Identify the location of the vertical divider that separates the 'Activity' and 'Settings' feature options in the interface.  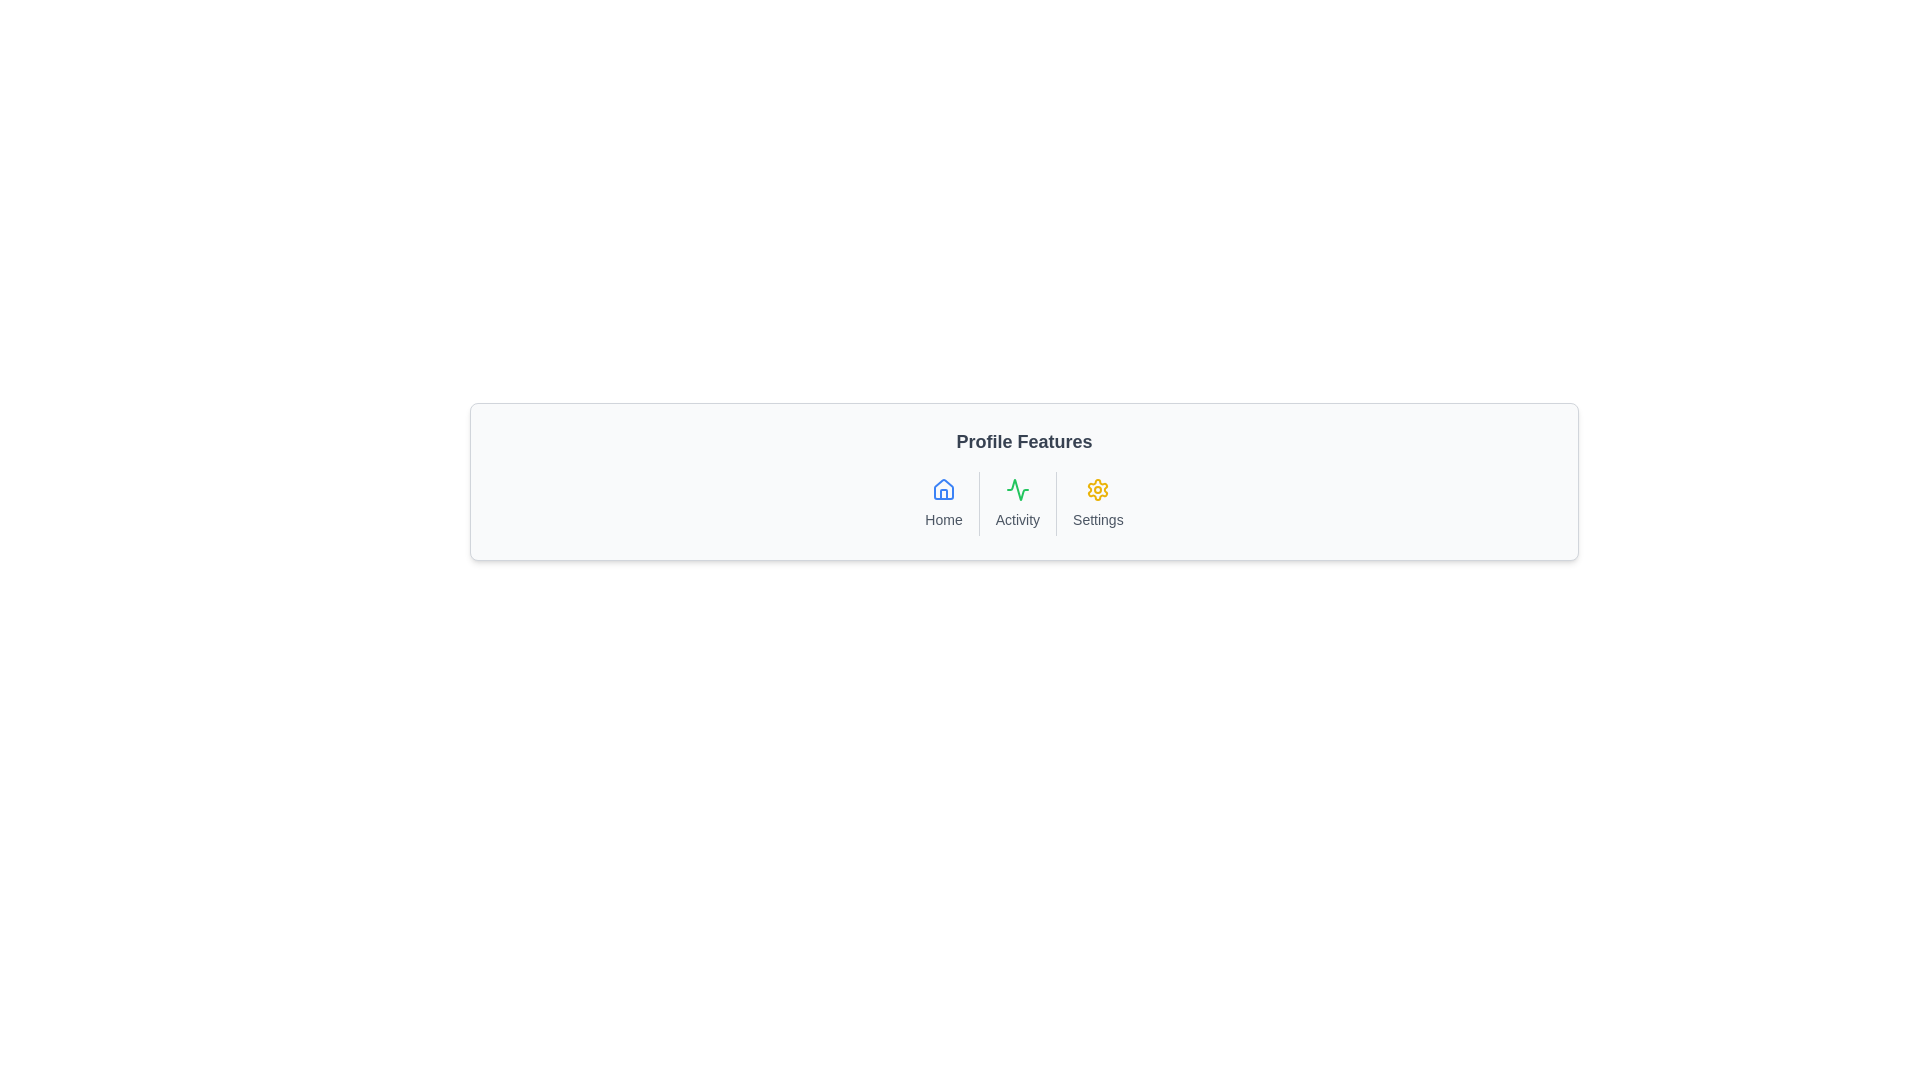
(1055, 503).